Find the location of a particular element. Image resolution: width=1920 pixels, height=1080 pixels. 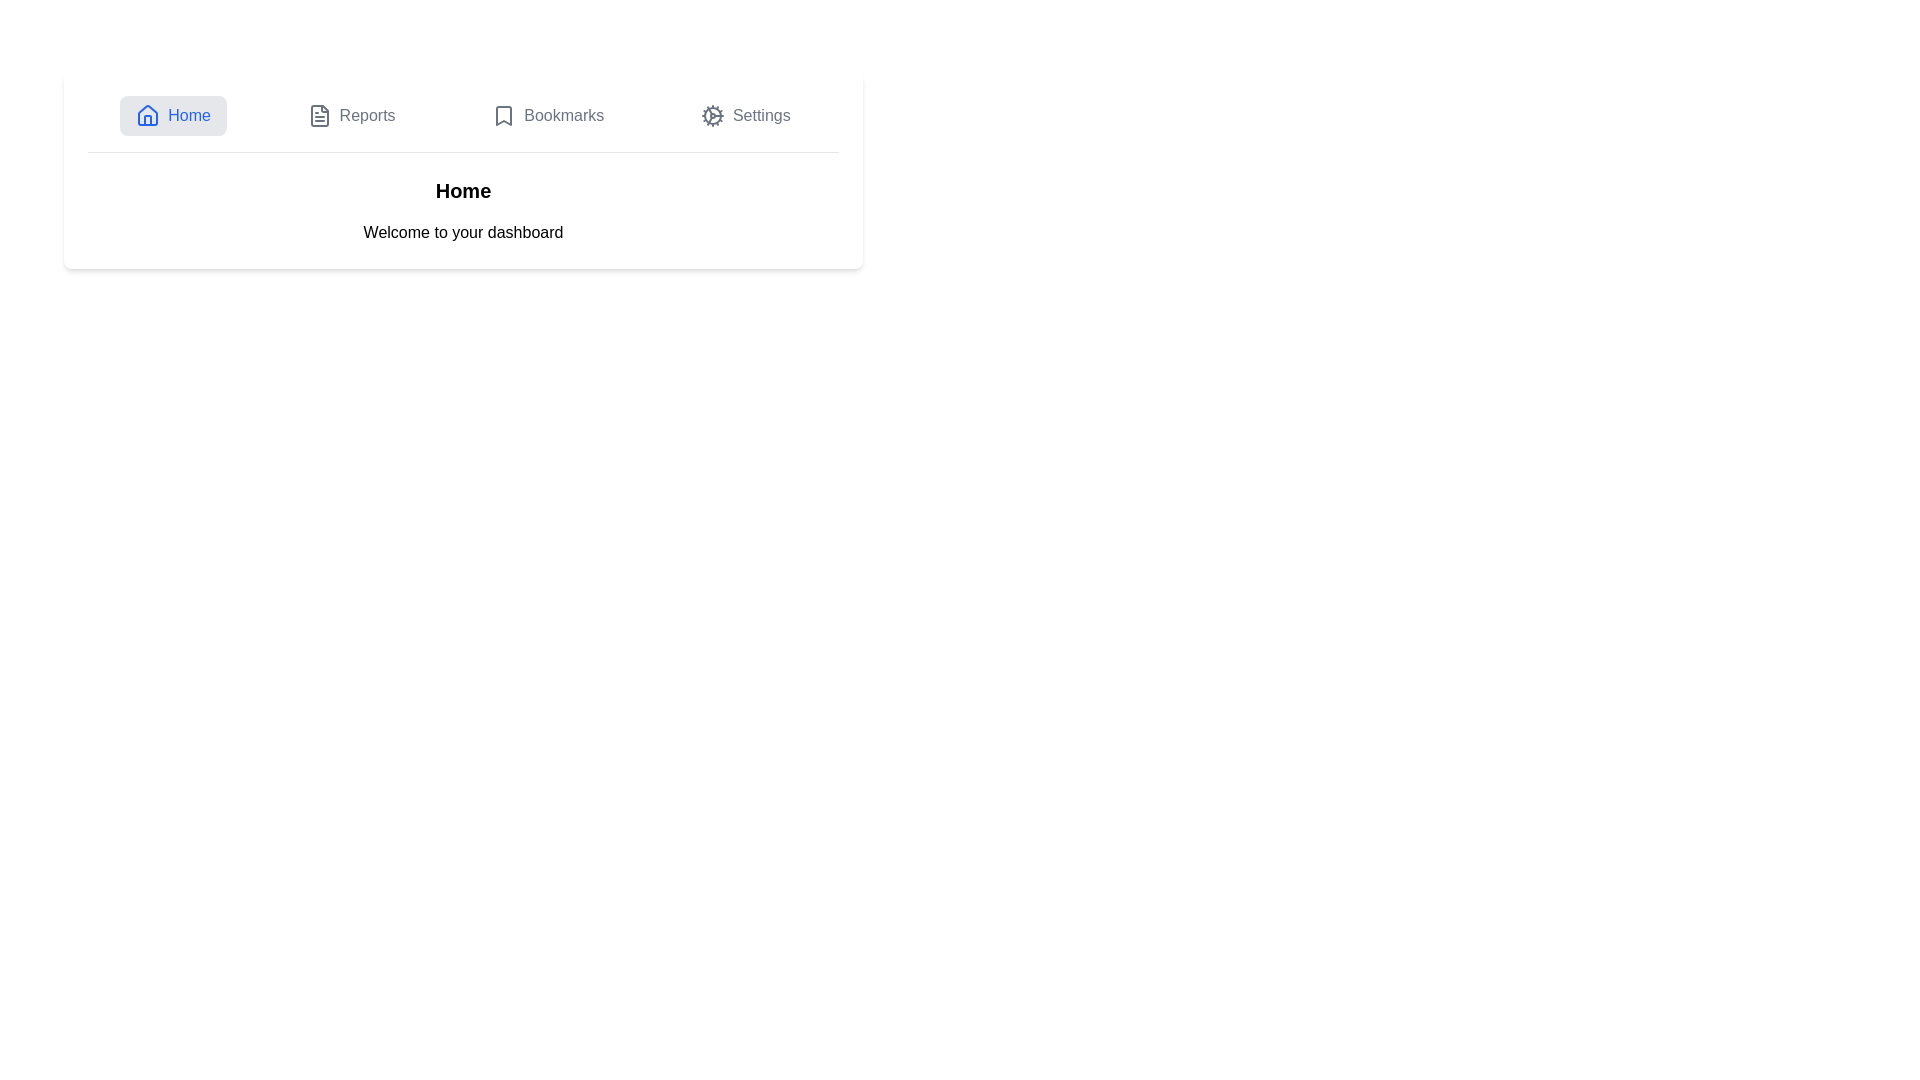

the bookmark icon located in the navigation bar between 'Reports' and 'Settings' is located at coordinates (504, 115).